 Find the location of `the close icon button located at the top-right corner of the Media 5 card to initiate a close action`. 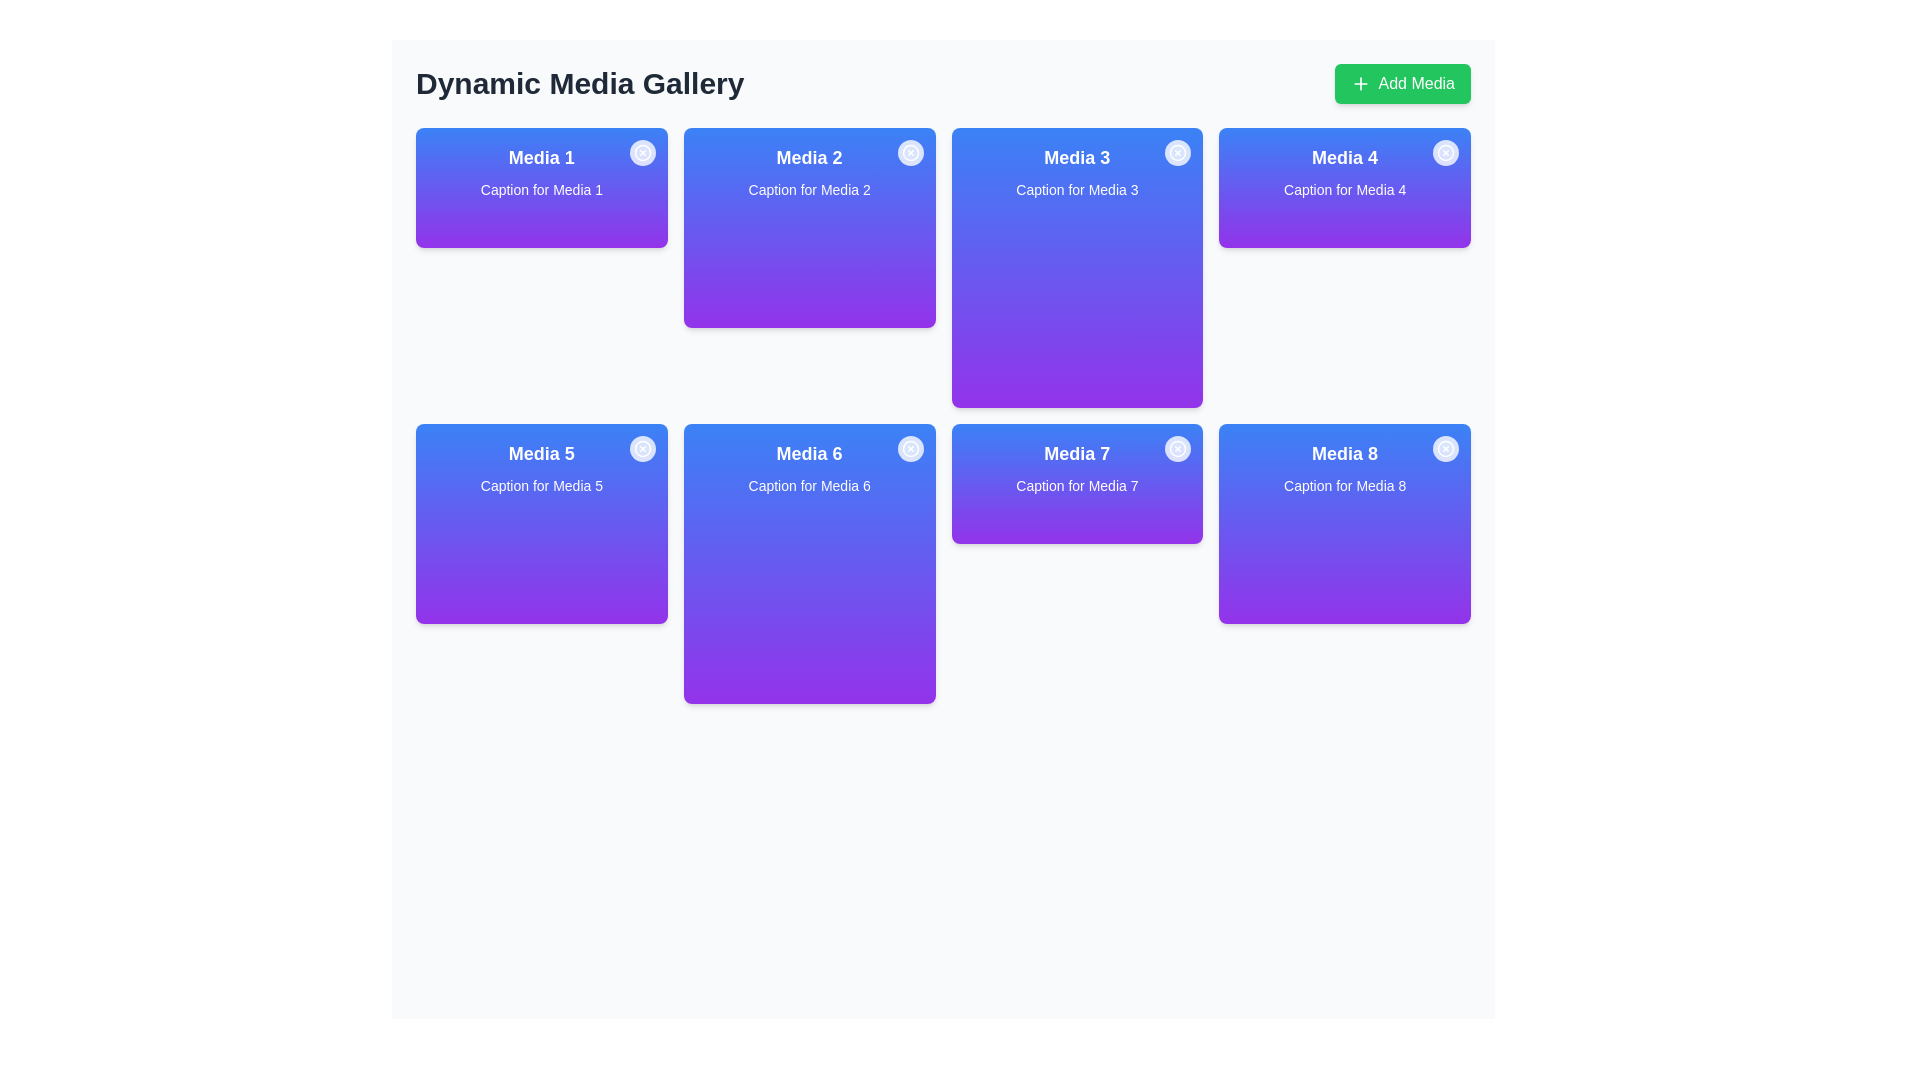

the close icon button located at the top-right corner of the Media 5 card to initiate a close action is located at coordinates (642, 447).